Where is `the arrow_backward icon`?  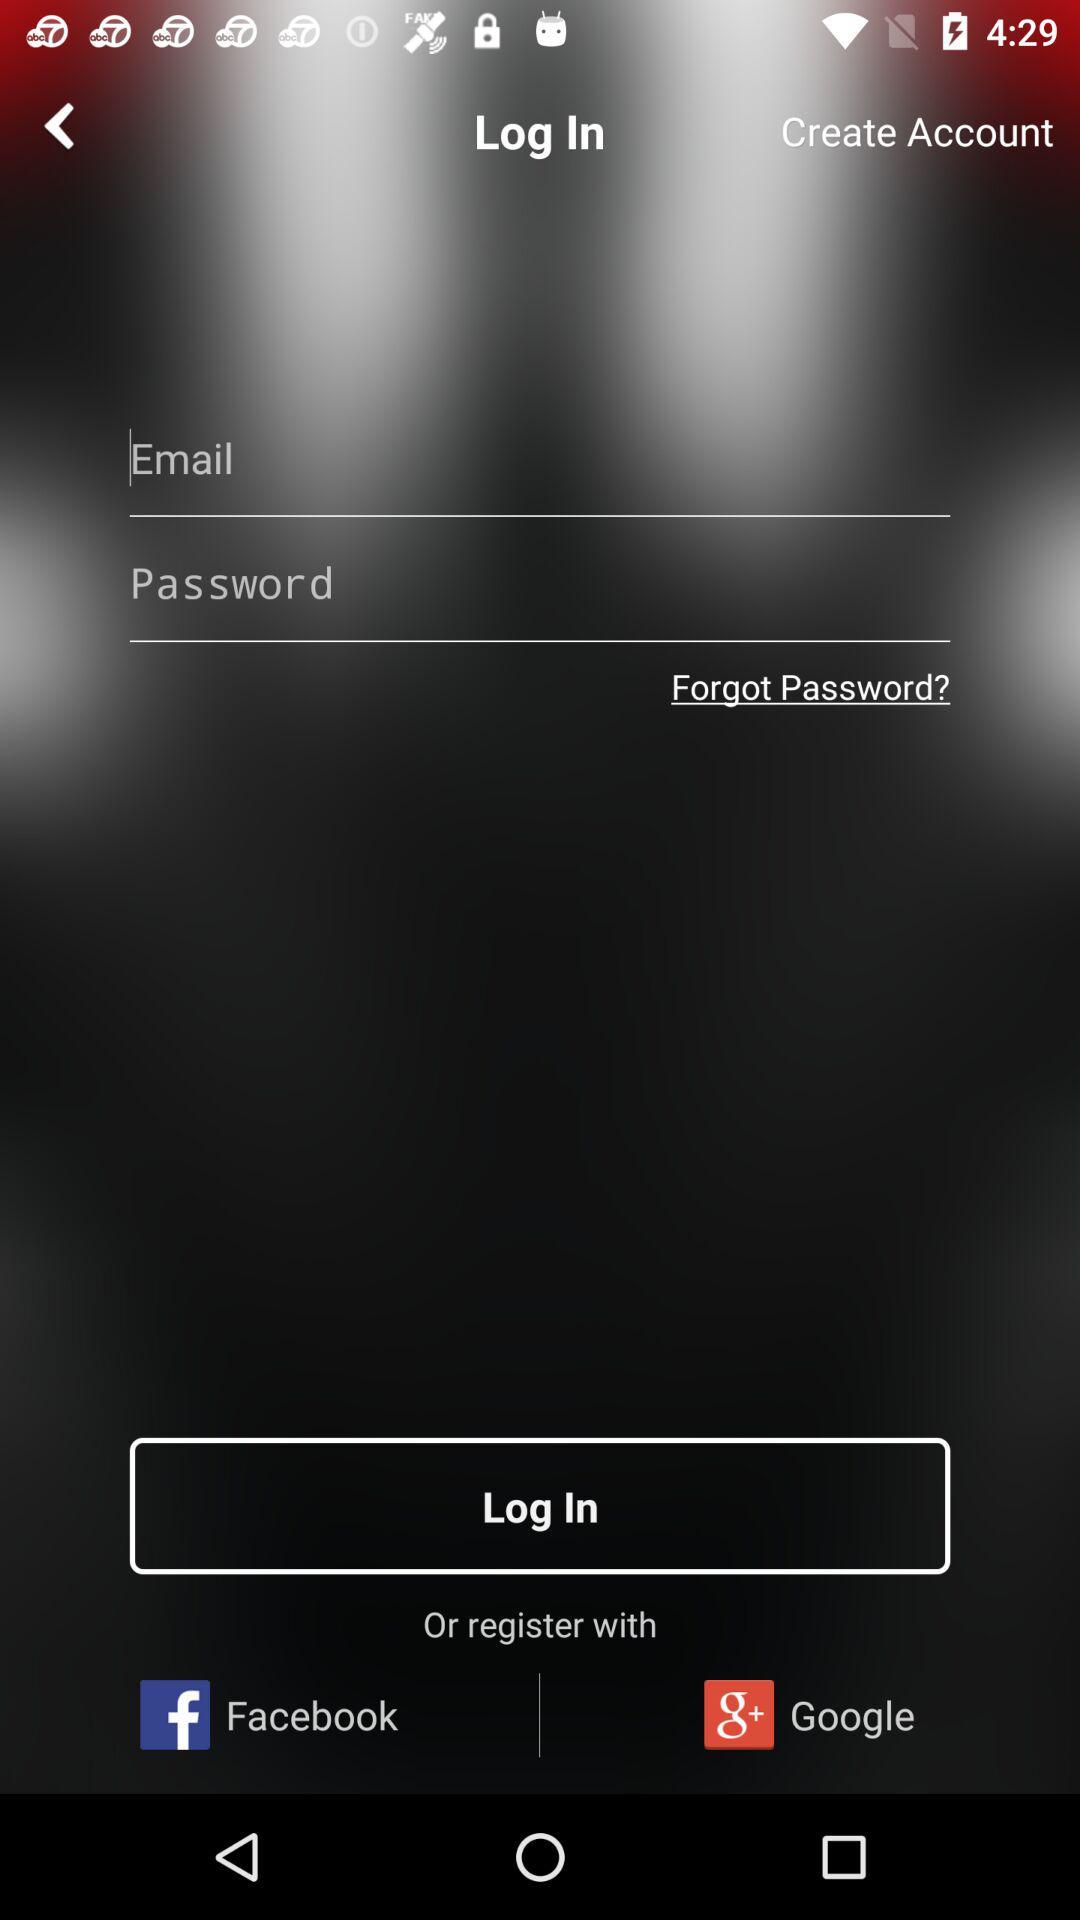
the arrow_backward icon is located at coordinates (61, 124).